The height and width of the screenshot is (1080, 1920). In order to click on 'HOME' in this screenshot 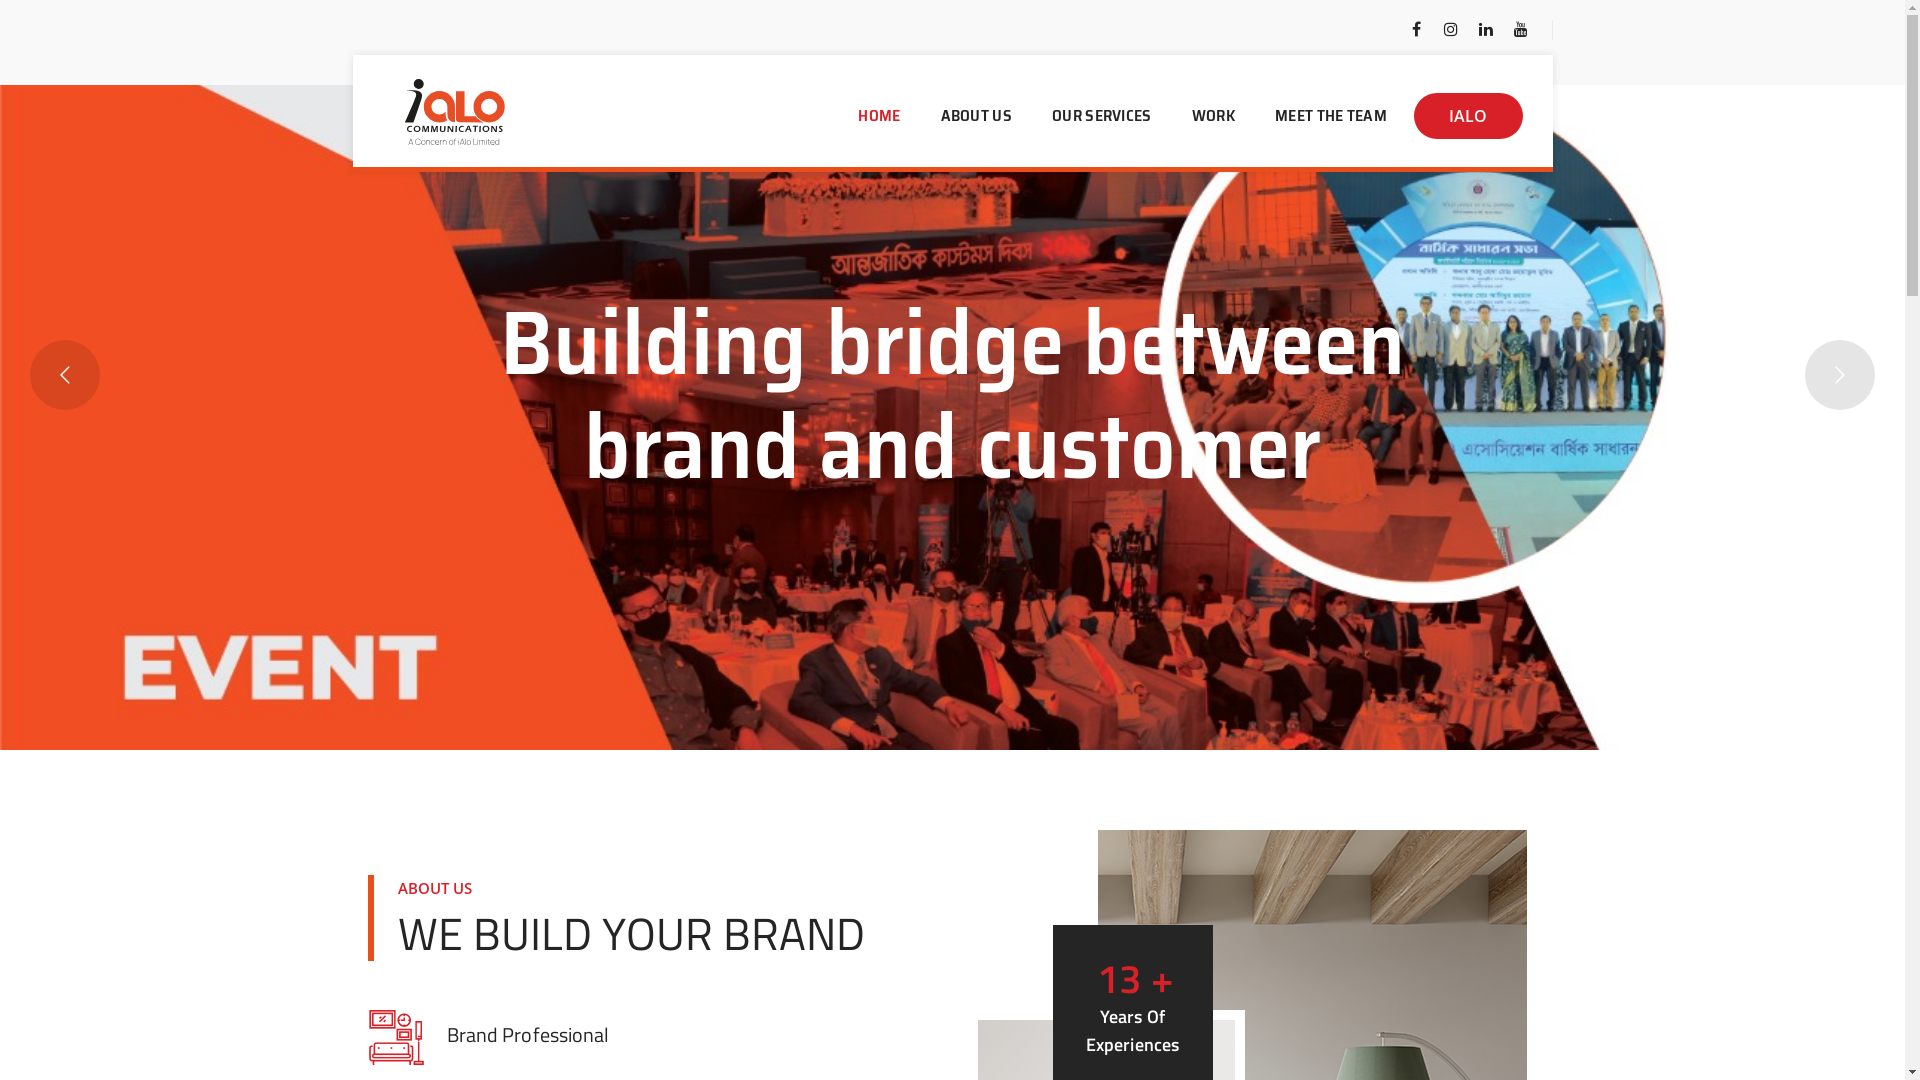, I will do `click(840, 115)`.